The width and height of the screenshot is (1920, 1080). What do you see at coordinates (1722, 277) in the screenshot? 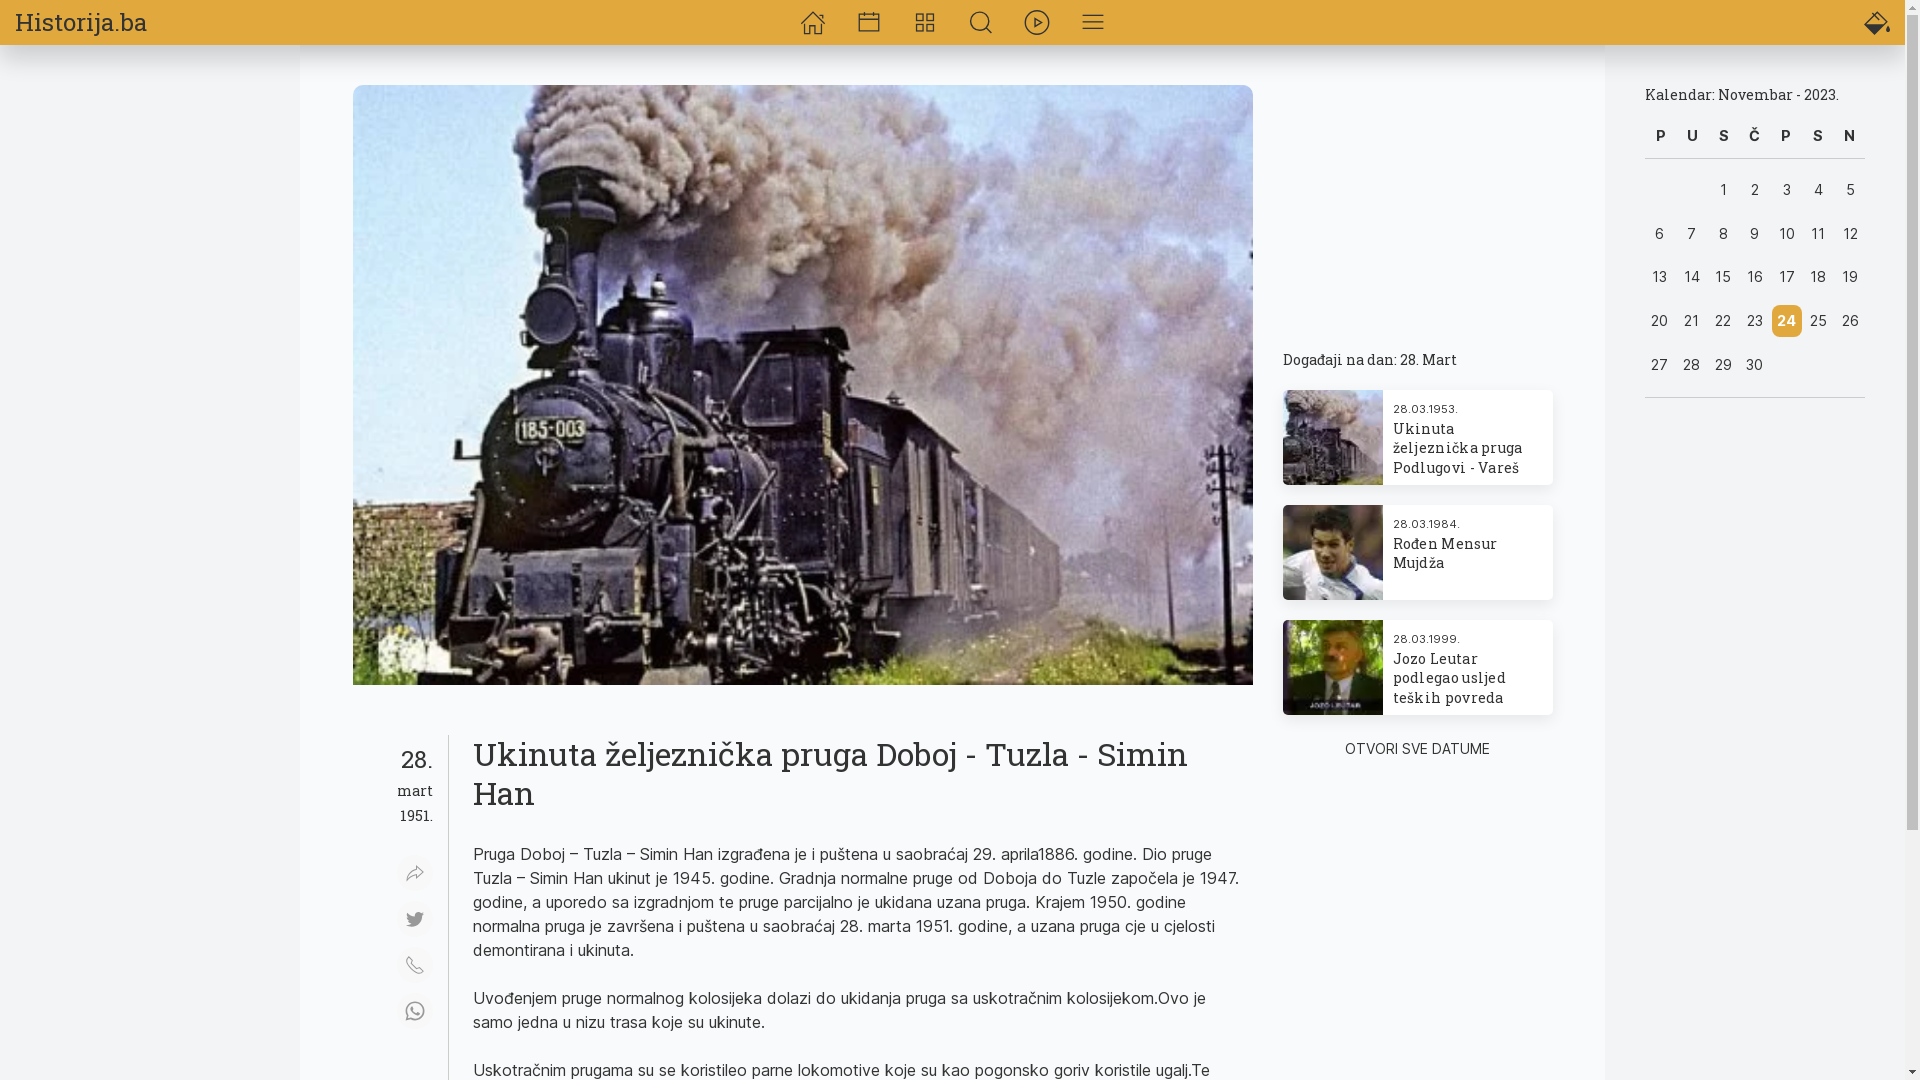
I see `'15'` at bounding box center [1722, 277].